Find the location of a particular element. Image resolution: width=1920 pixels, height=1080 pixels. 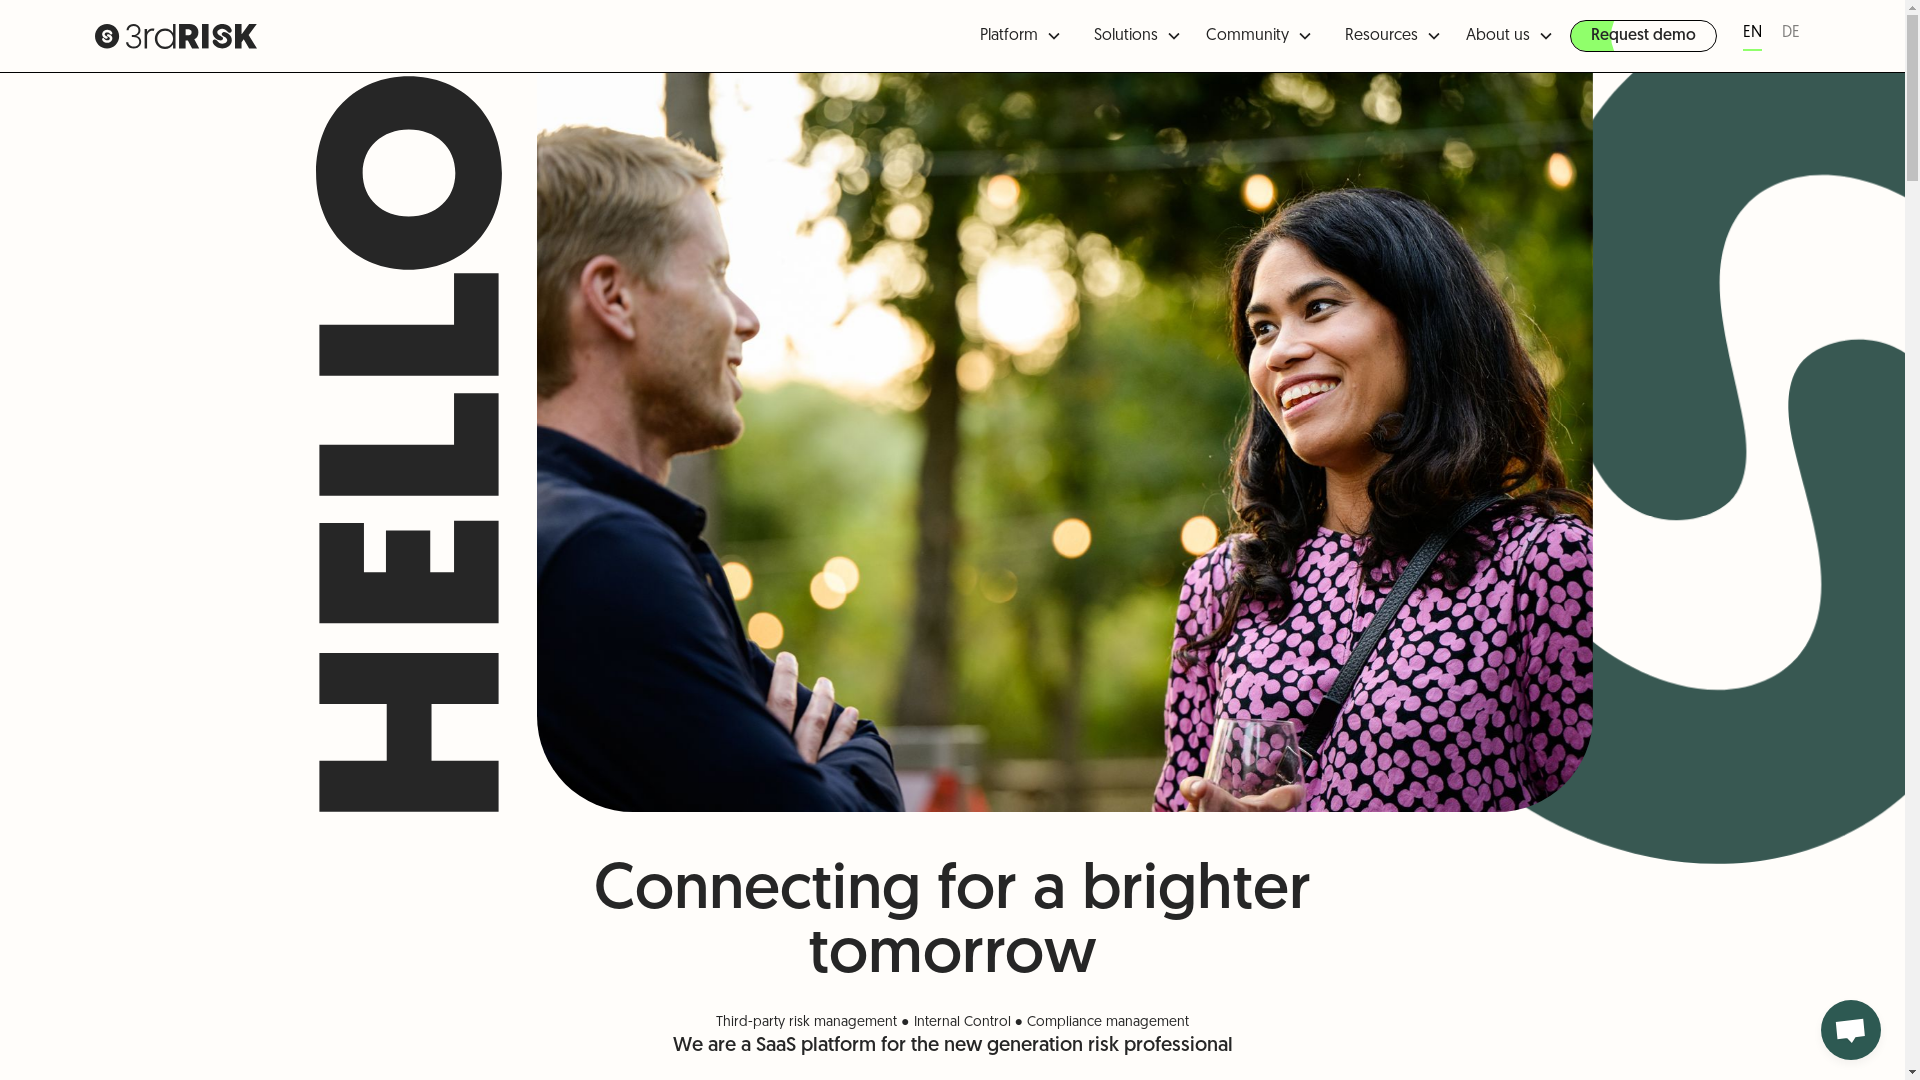

'Request demo' is located at coordinates (1643, 35).